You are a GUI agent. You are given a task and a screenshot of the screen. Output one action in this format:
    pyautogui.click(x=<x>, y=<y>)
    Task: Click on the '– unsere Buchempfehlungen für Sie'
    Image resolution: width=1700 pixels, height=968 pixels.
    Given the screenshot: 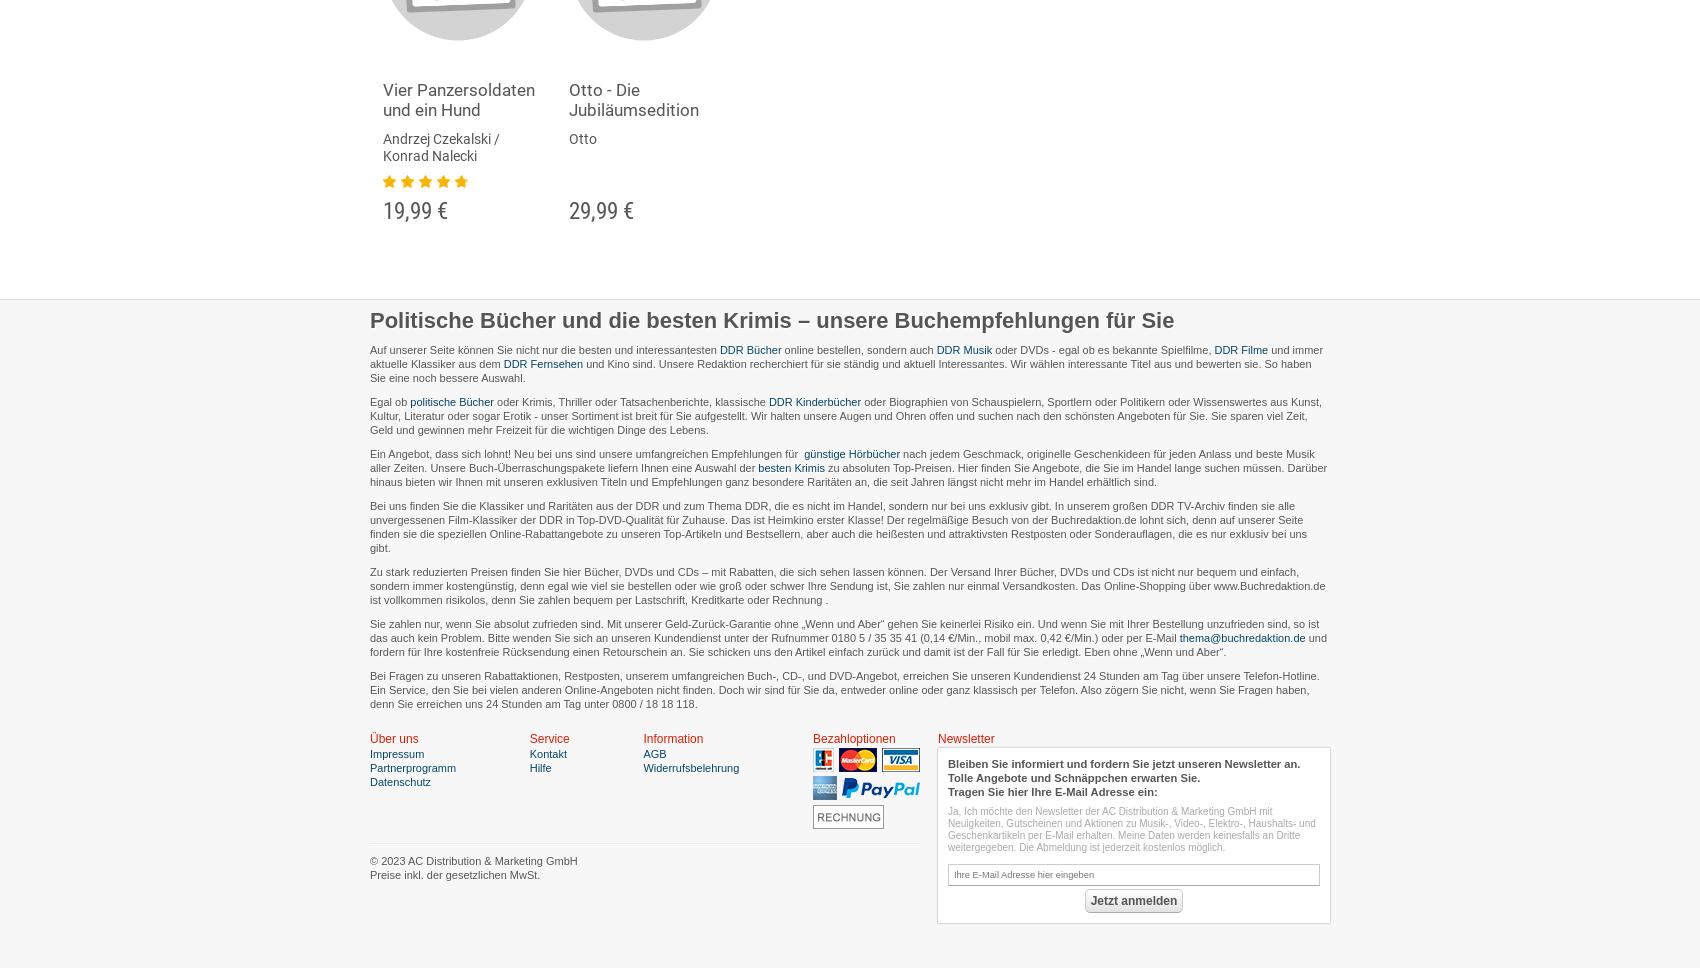 What is the action you would take?
    pyautogui.click(x=981, y=319)
    